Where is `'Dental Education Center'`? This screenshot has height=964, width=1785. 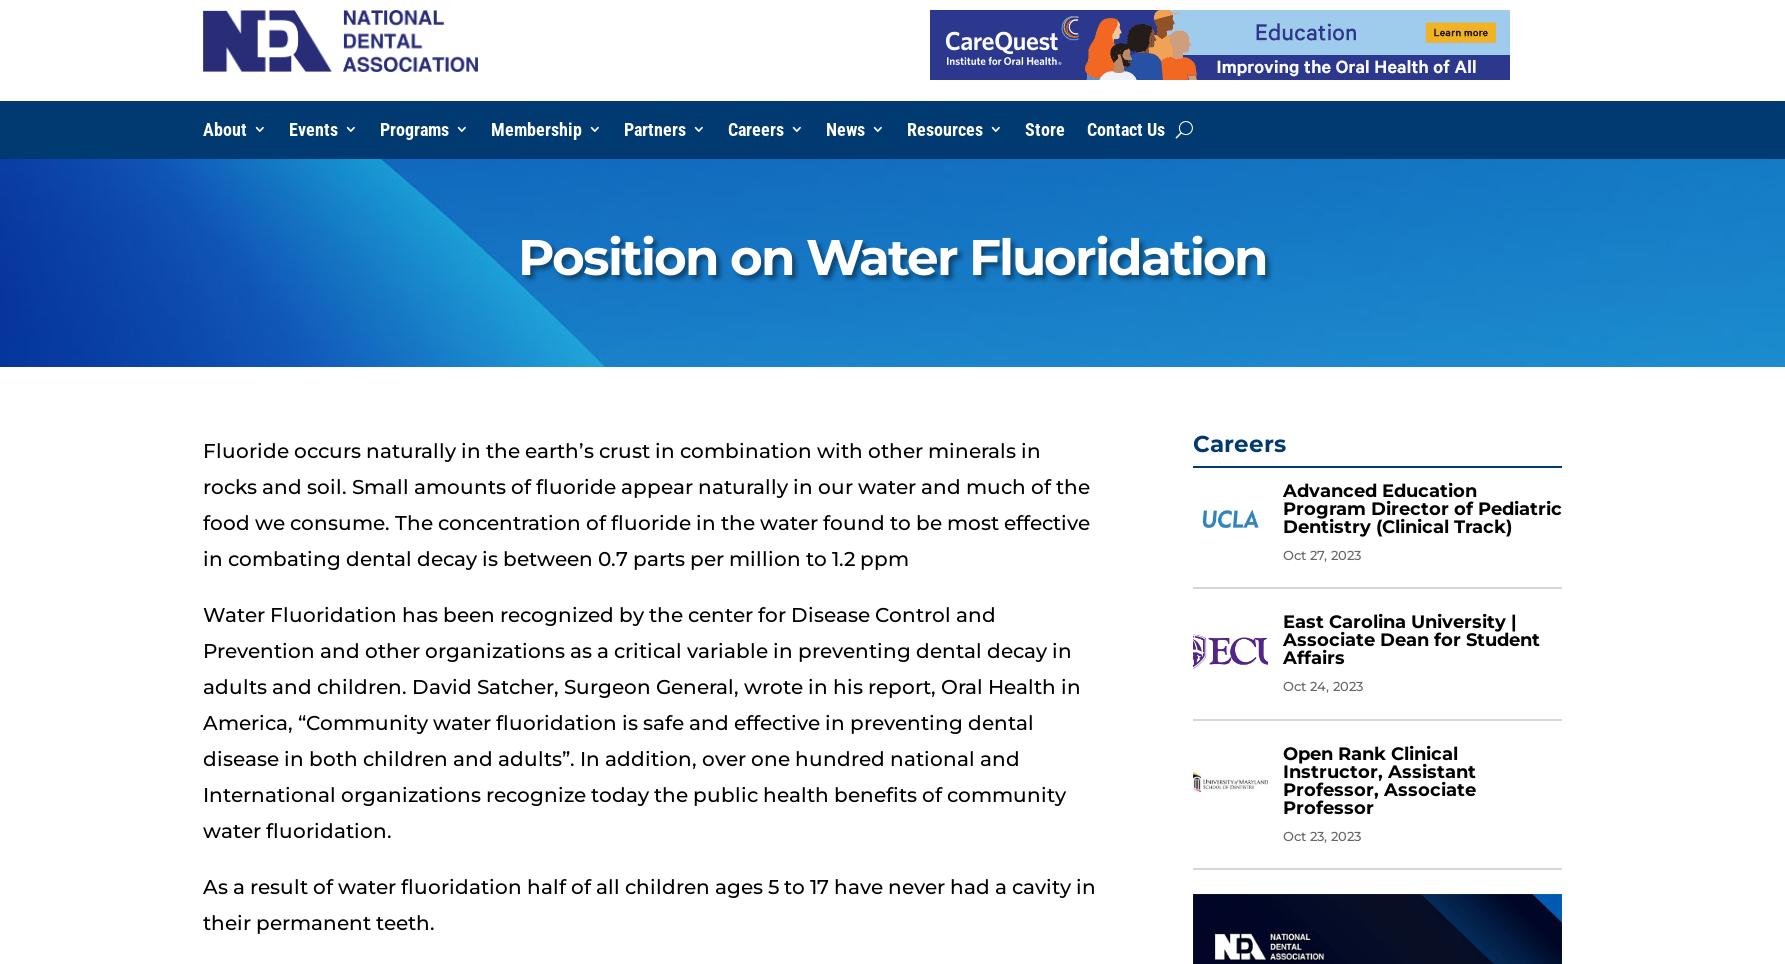 'Dental Education Center' is located at coordinates (990, 168).